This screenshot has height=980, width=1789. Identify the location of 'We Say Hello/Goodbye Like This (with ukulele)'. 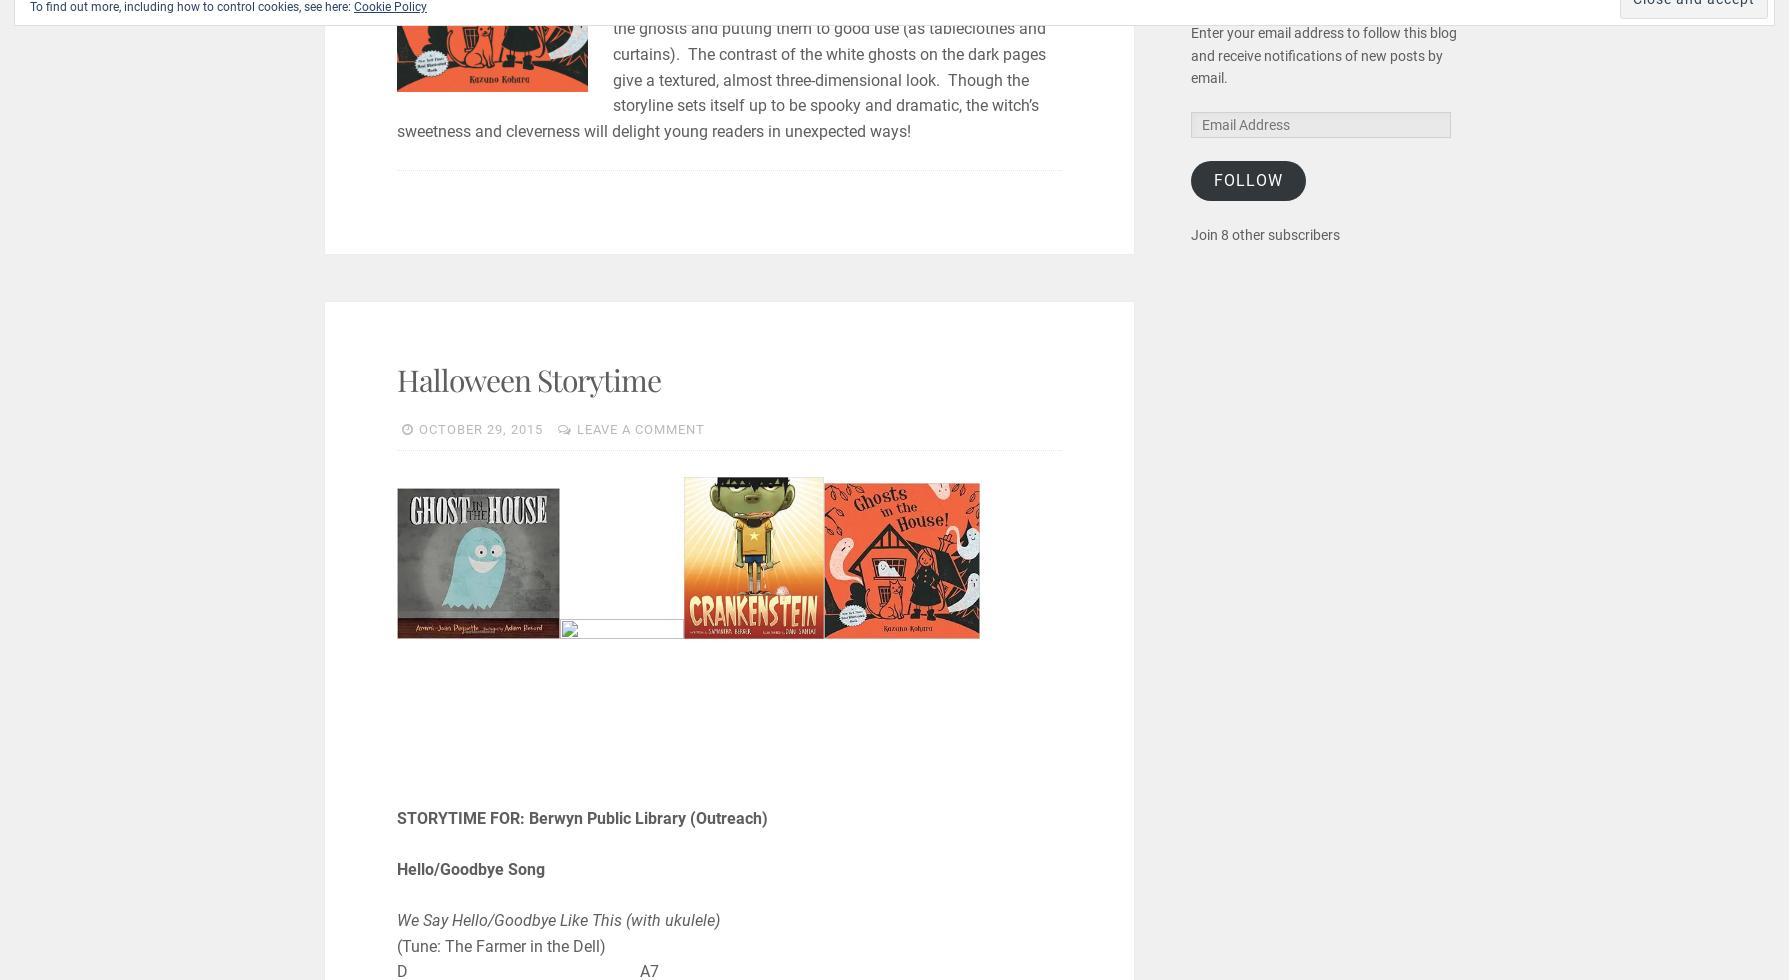
(395, 920).